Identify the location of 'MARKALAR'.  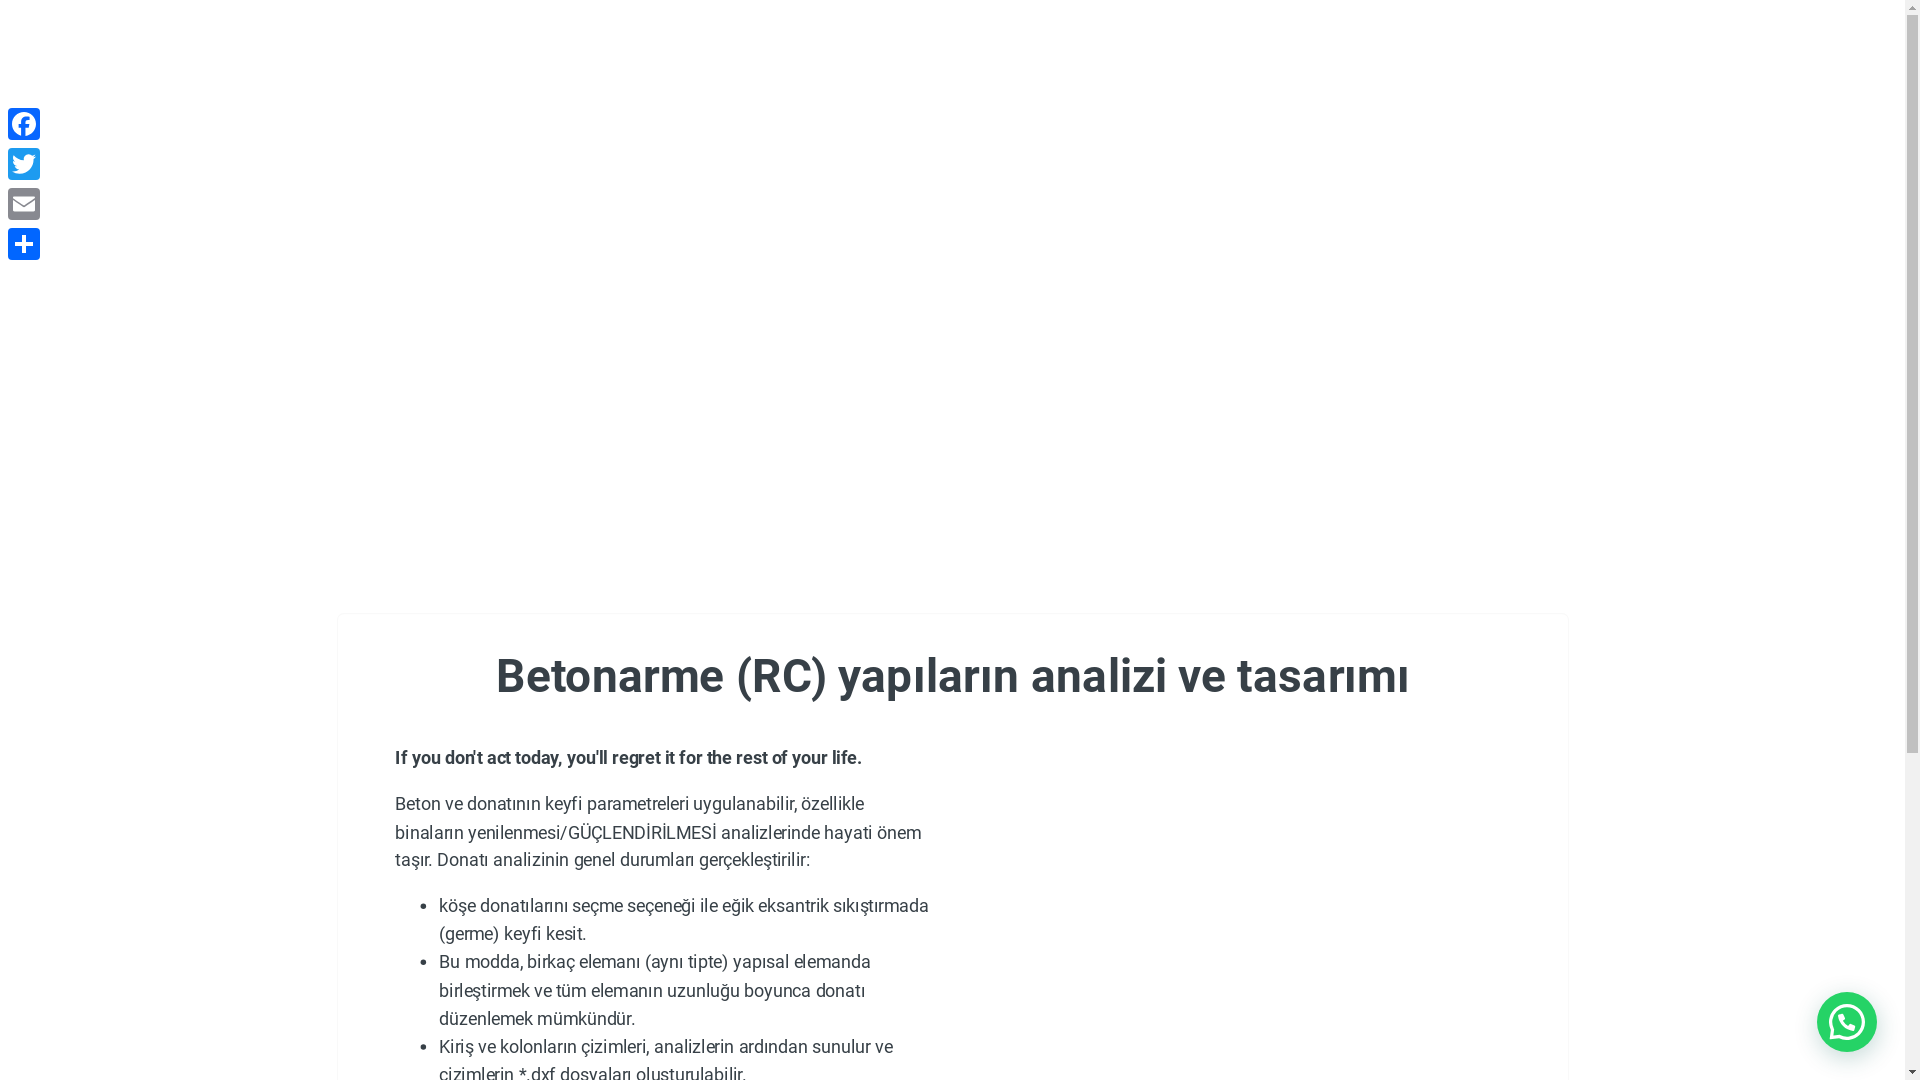
(904, 80).